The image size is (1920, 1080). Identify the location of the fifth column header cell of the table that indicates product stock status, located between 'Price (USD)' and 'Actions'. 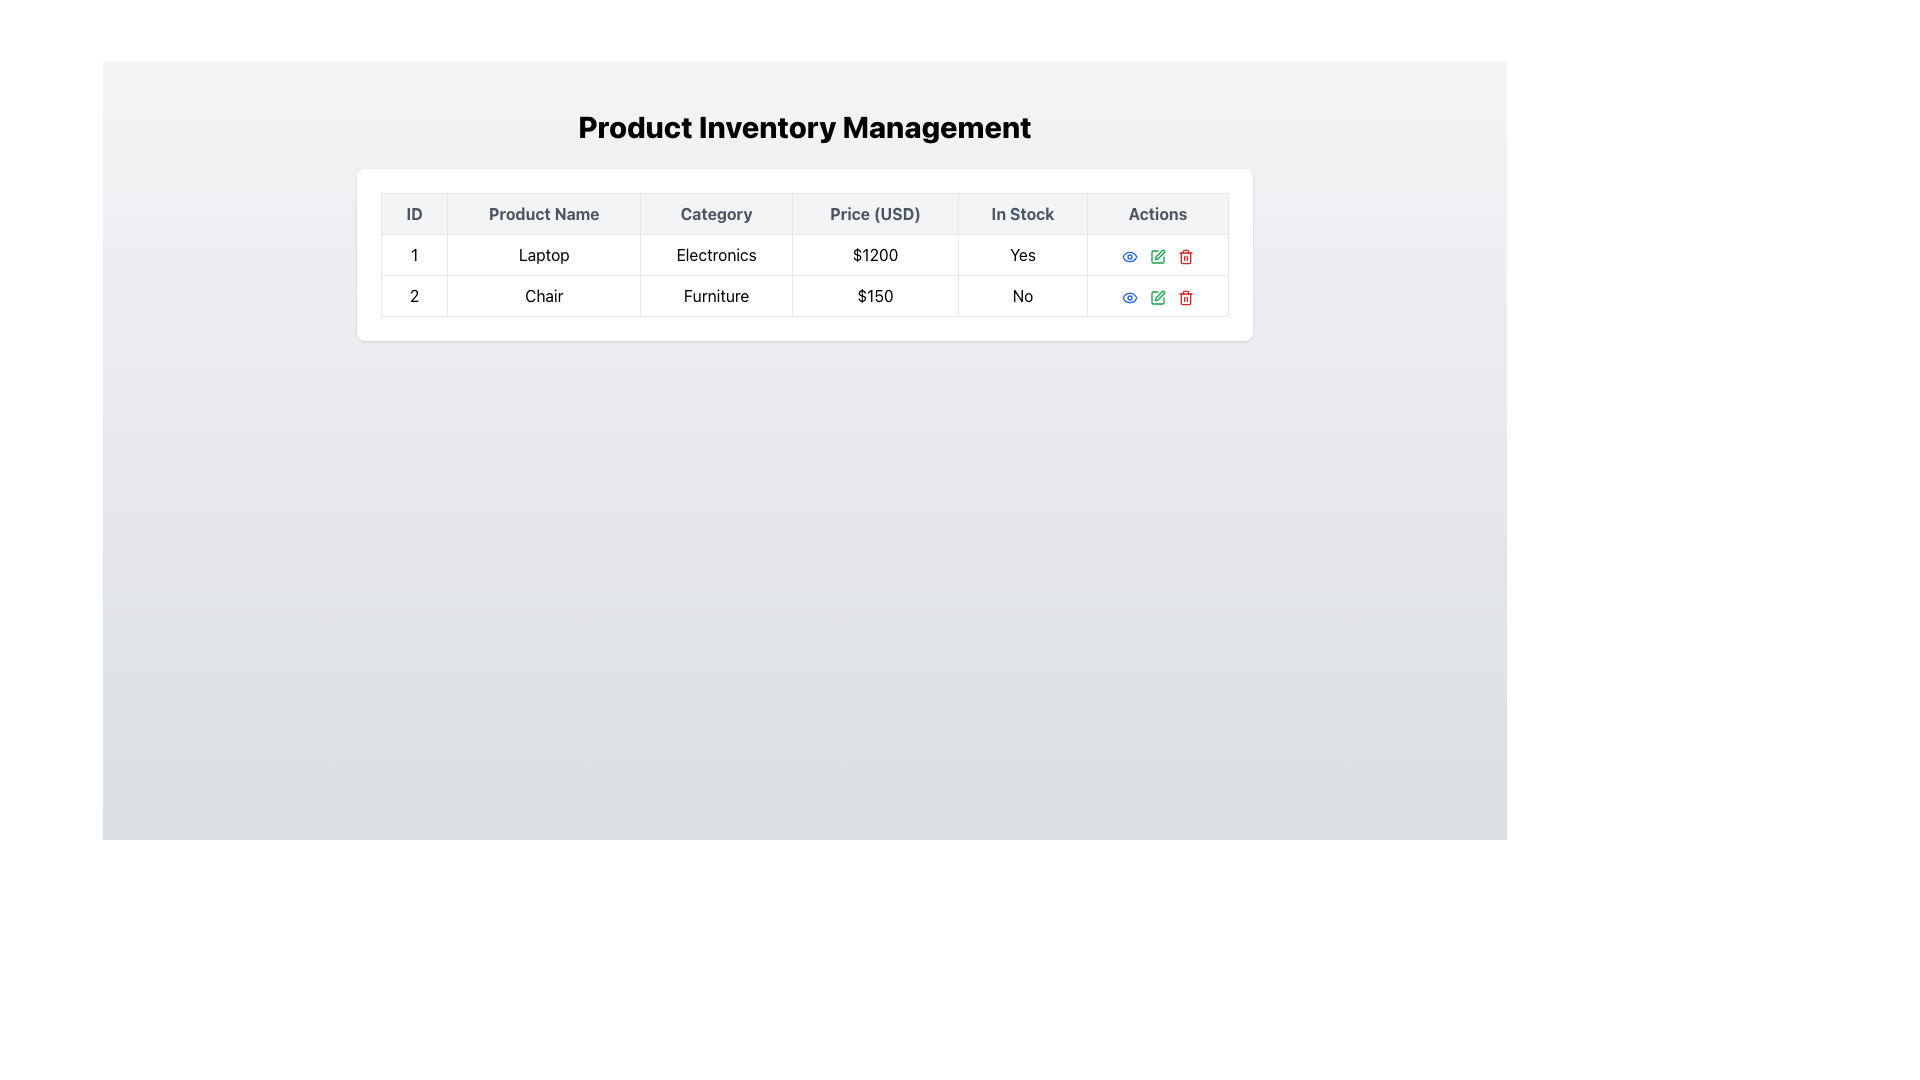
(1022, 213).